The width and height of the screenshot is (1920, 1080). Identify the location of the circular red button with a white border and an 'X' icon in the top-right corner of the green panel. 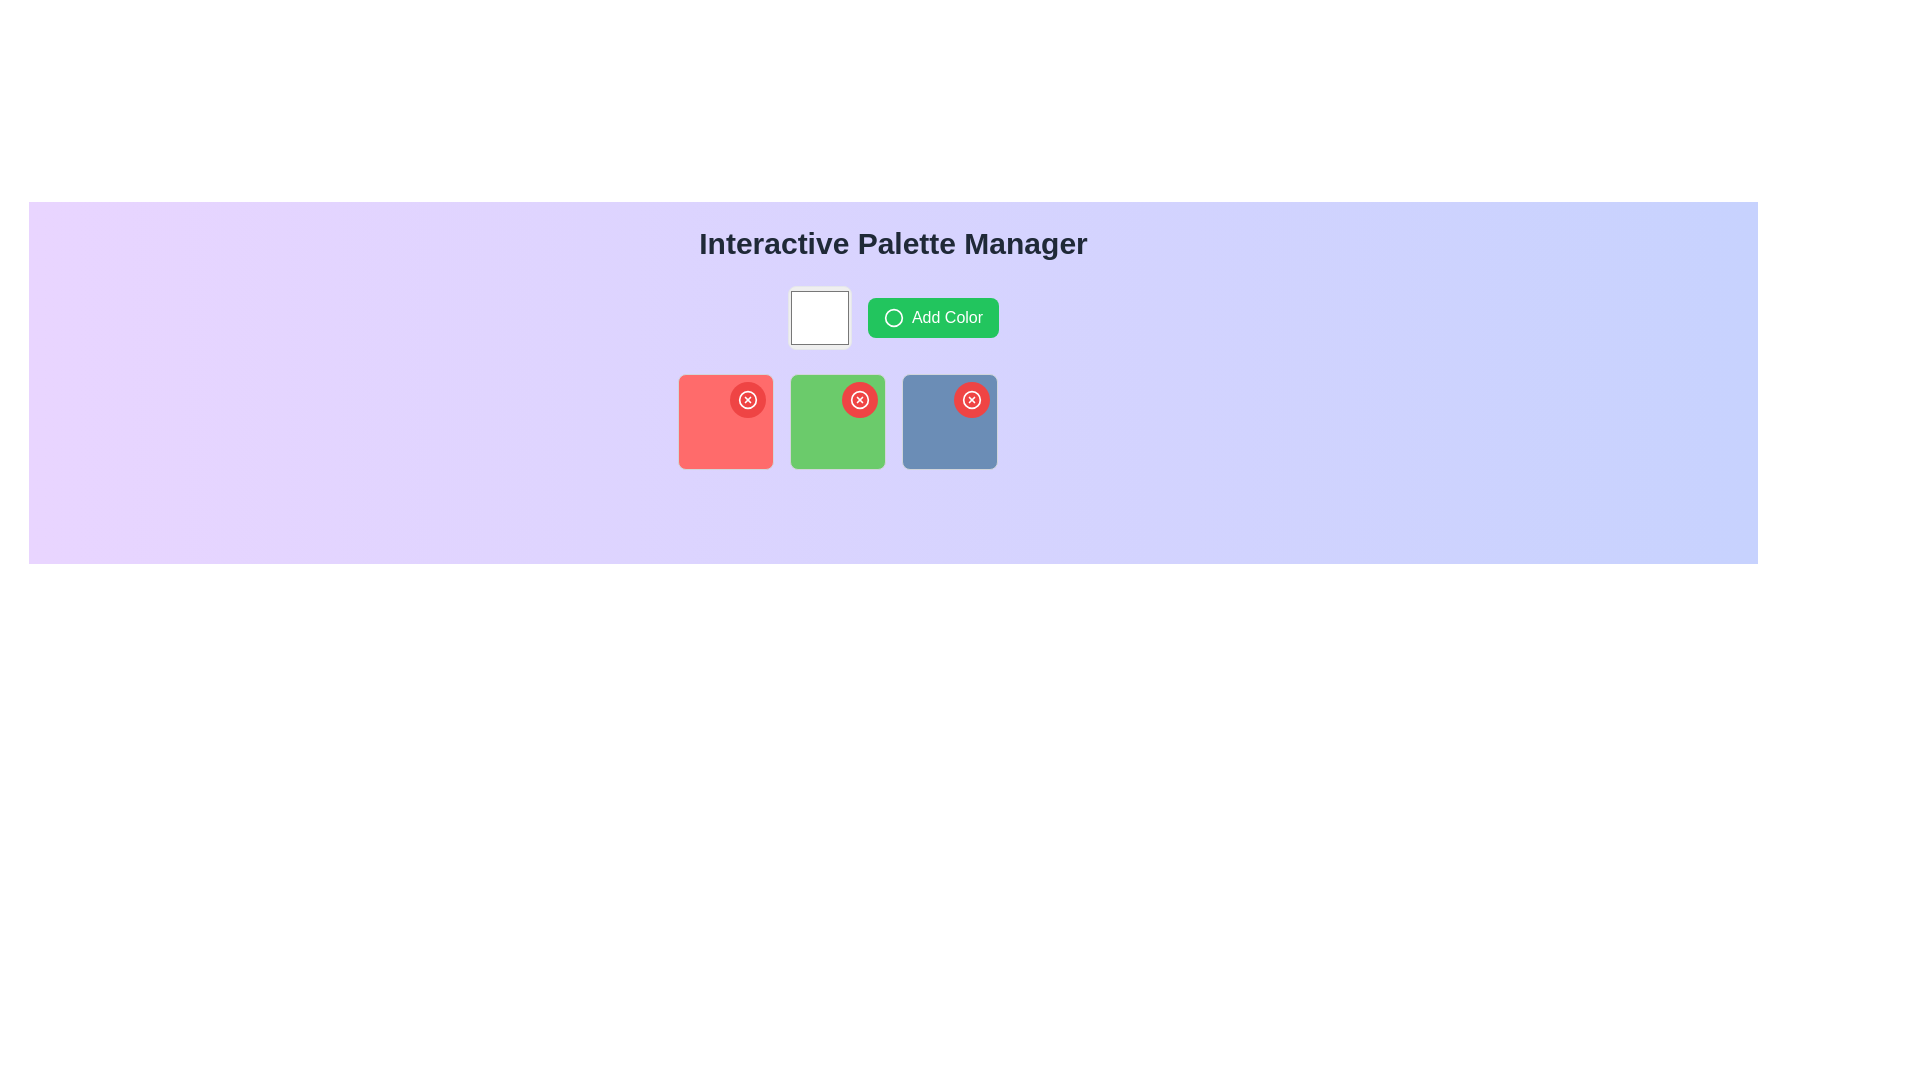
(859, 400).